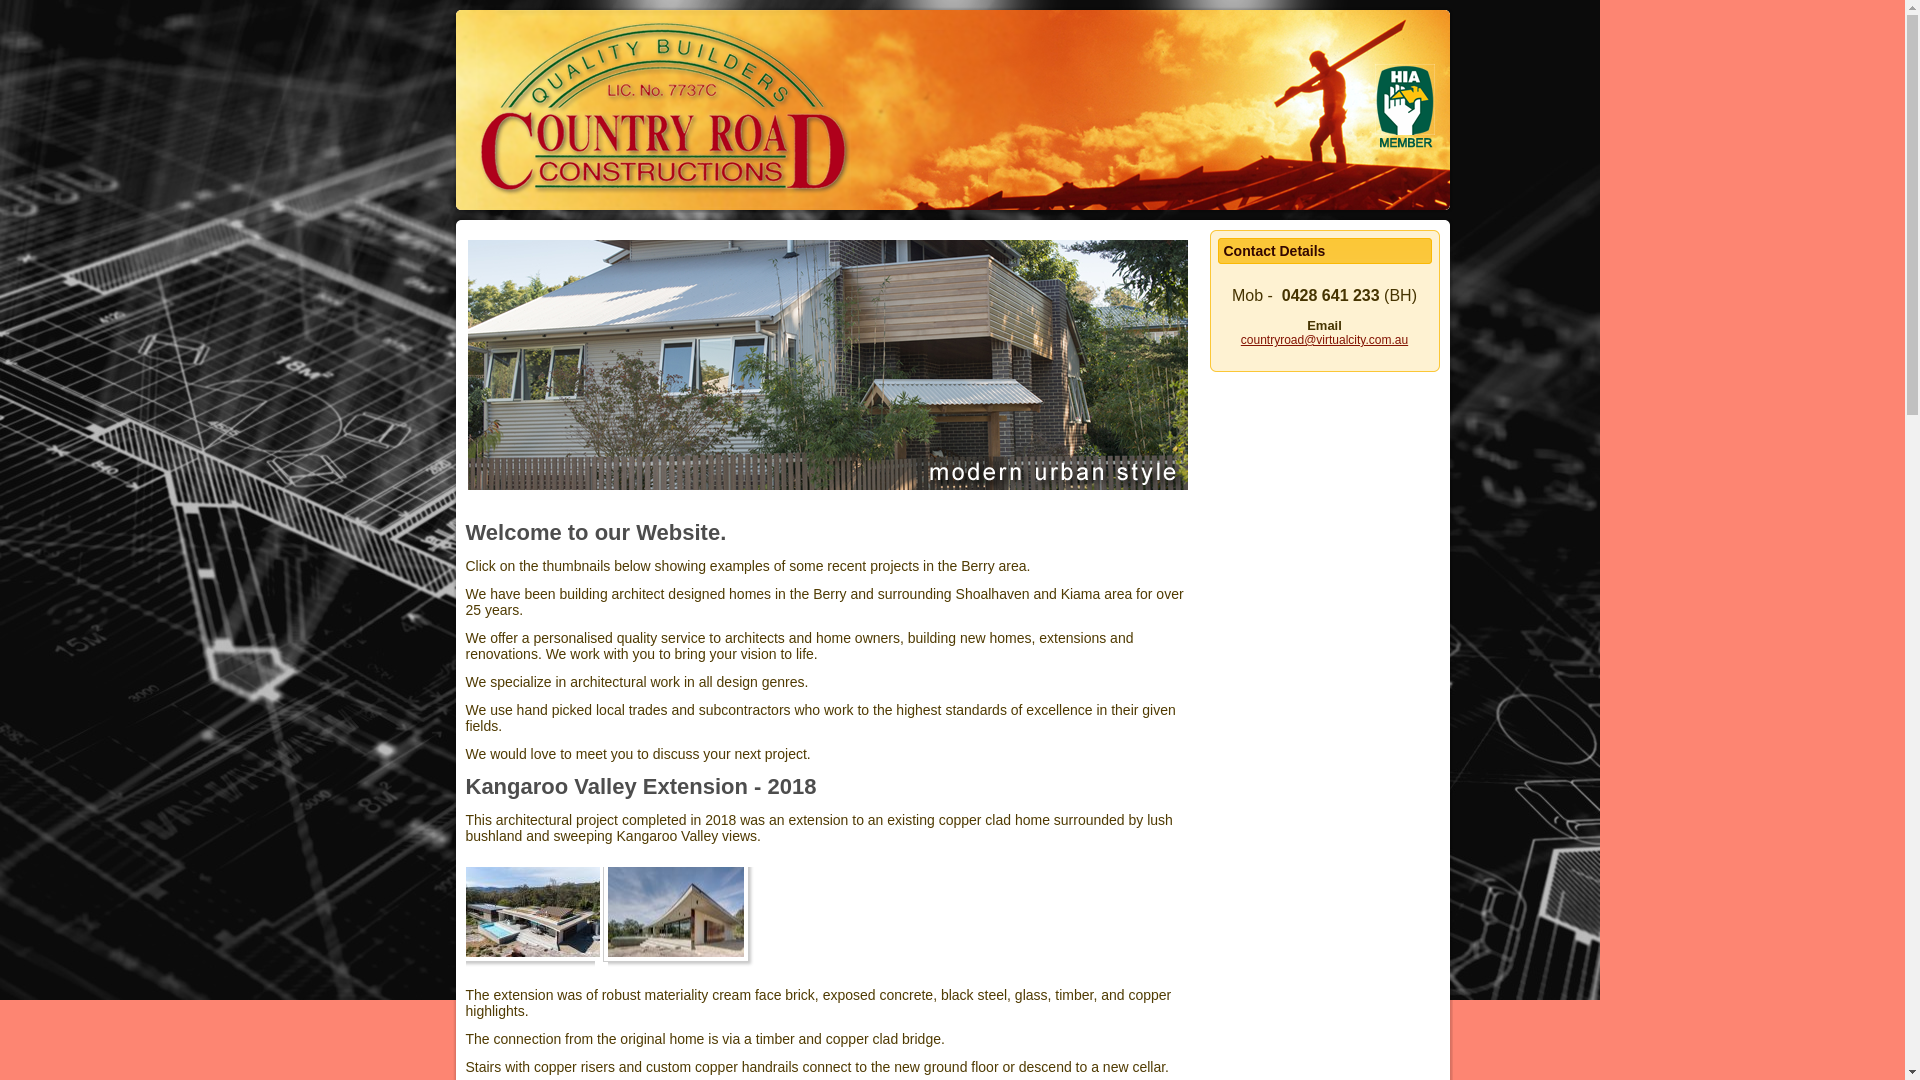 Image resolution: width=1920 pixels, height=1080 pixels. I want to click on 'countryroad@virtualcity.com.au', so click(1324, 338).